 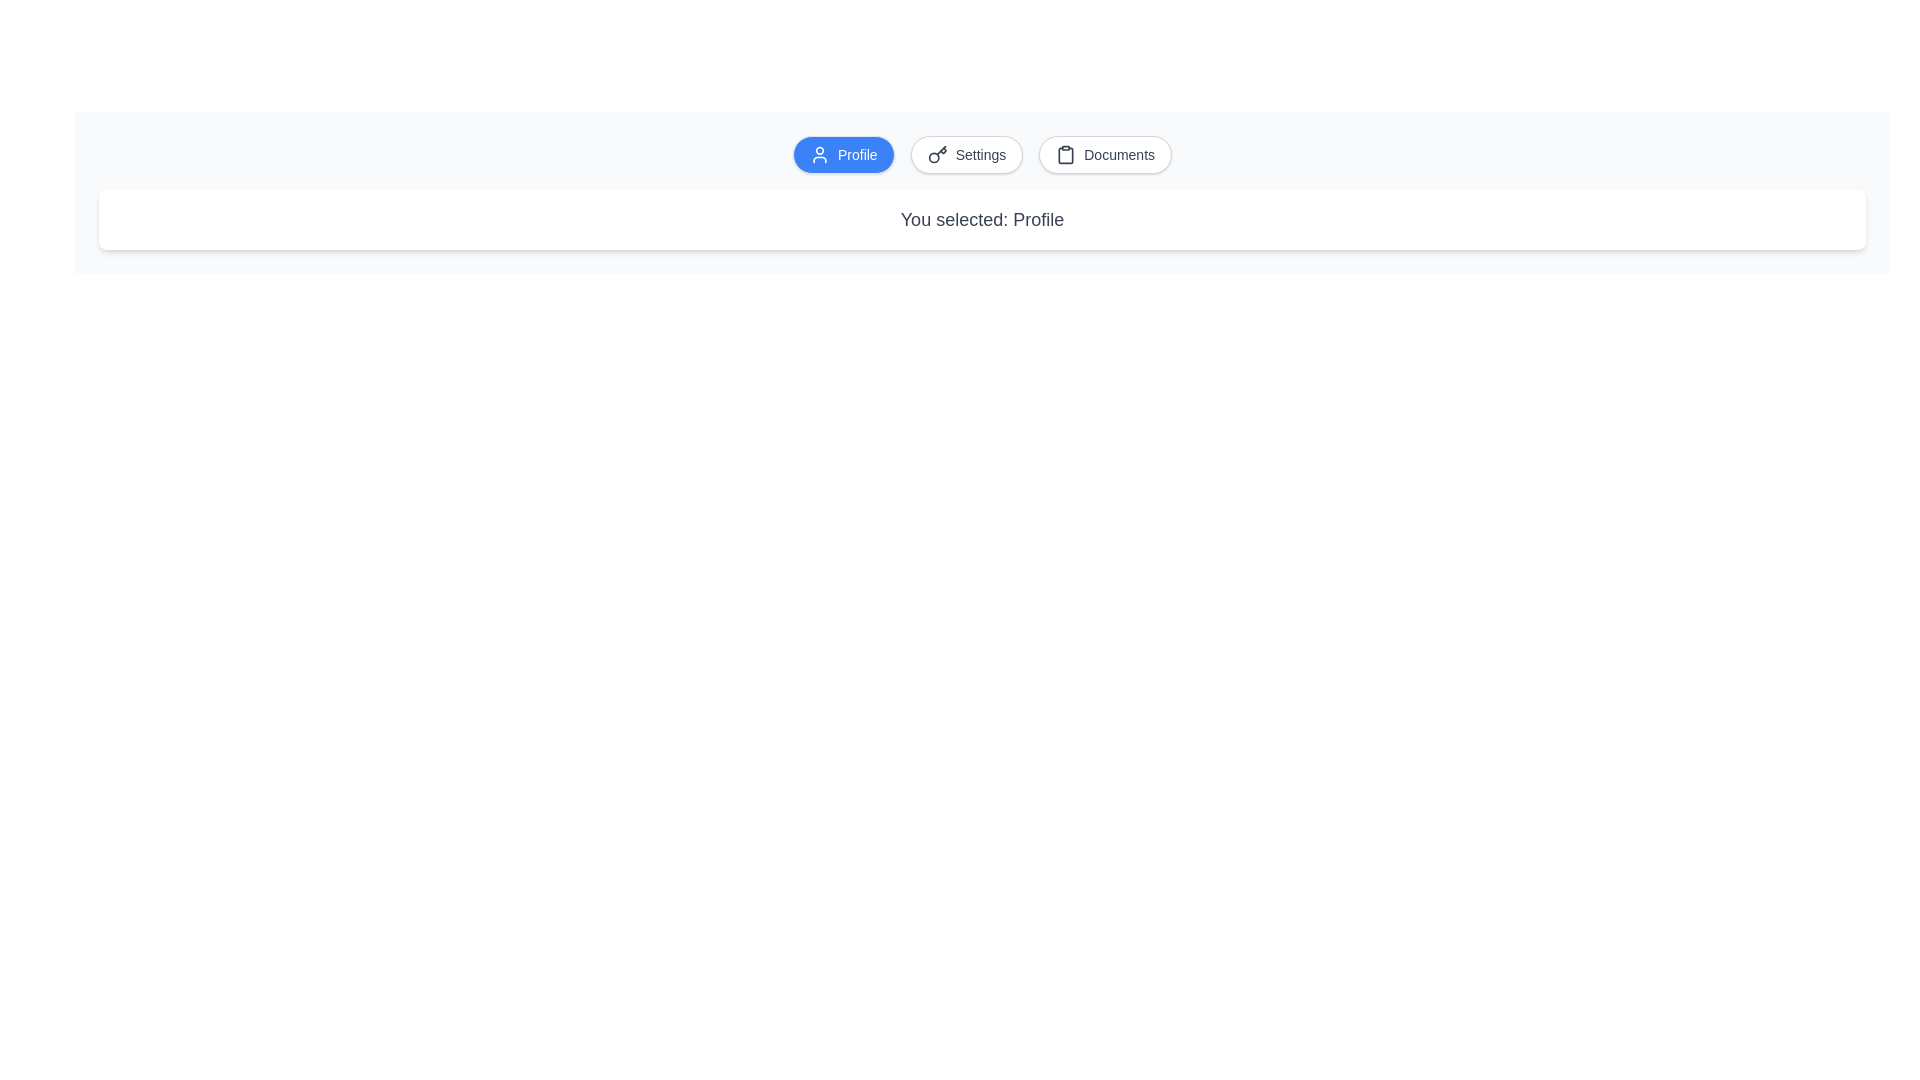 What do you see at coordinates (820, 153) in the screenshot?
I see `the user profile icon, which is a minimalistic SVG graphic of a person with a circular head and curved shoulders, located within the 'Profile' button at the top left of the interface` at bounding box center [820, 153].